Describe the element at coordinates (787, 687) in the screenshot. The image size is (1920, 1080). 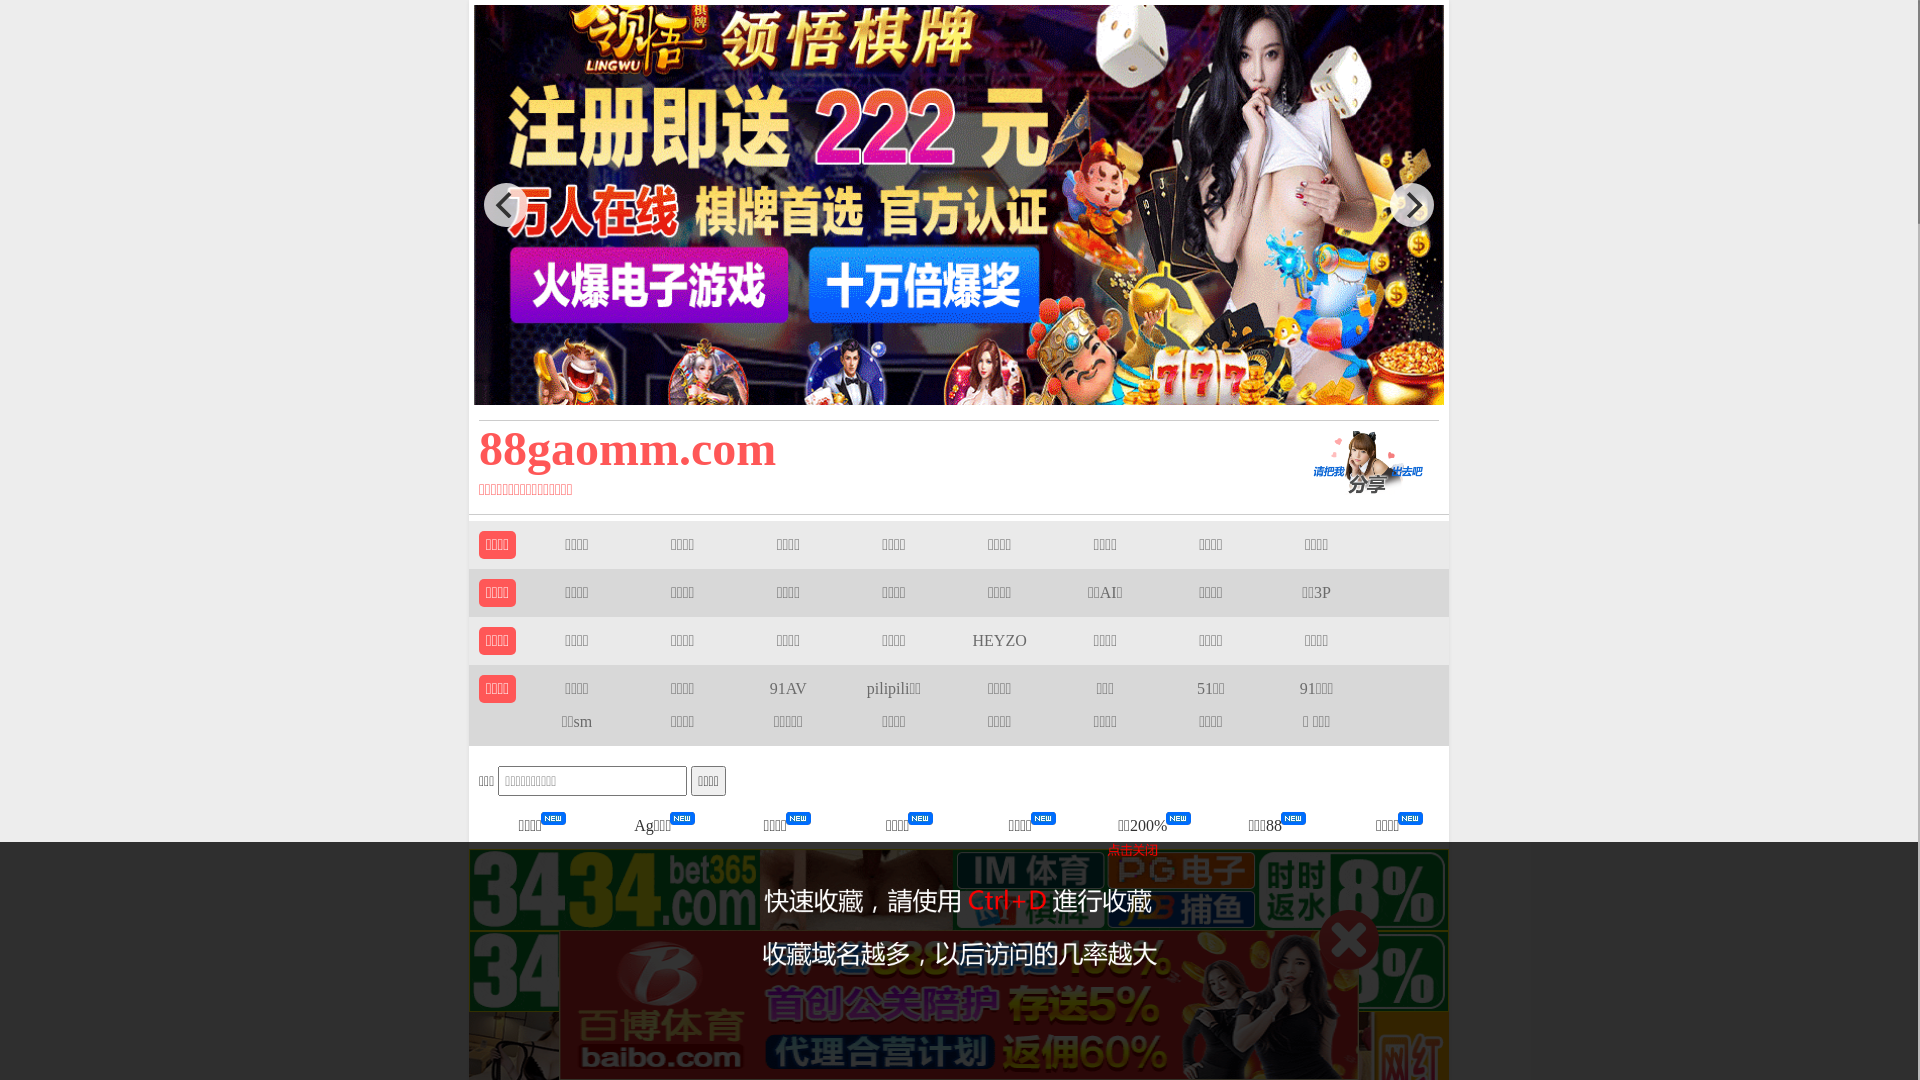
I see `'91AV'` at that location.